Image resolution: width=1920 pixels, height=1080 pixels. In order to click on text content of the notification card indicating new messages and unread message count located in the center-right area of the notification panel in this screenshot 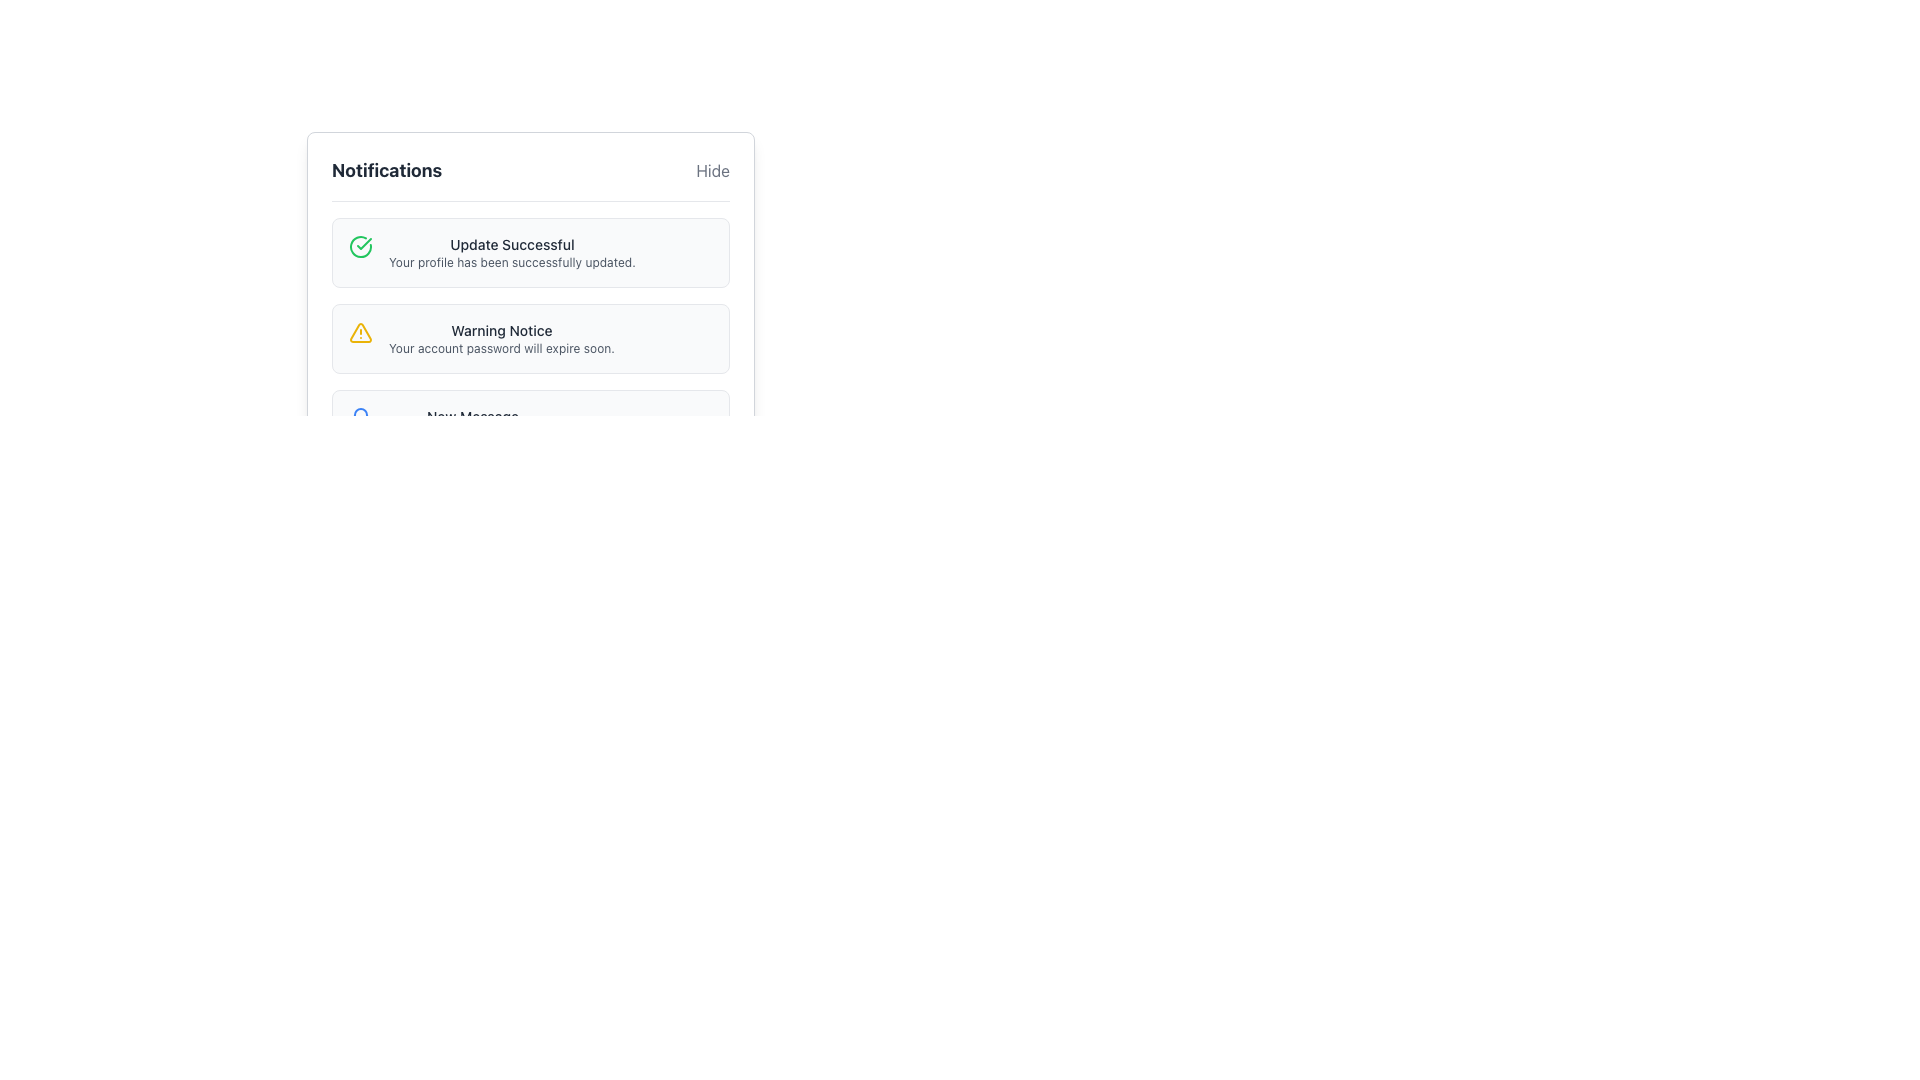, I will do `click(472, 423)`.